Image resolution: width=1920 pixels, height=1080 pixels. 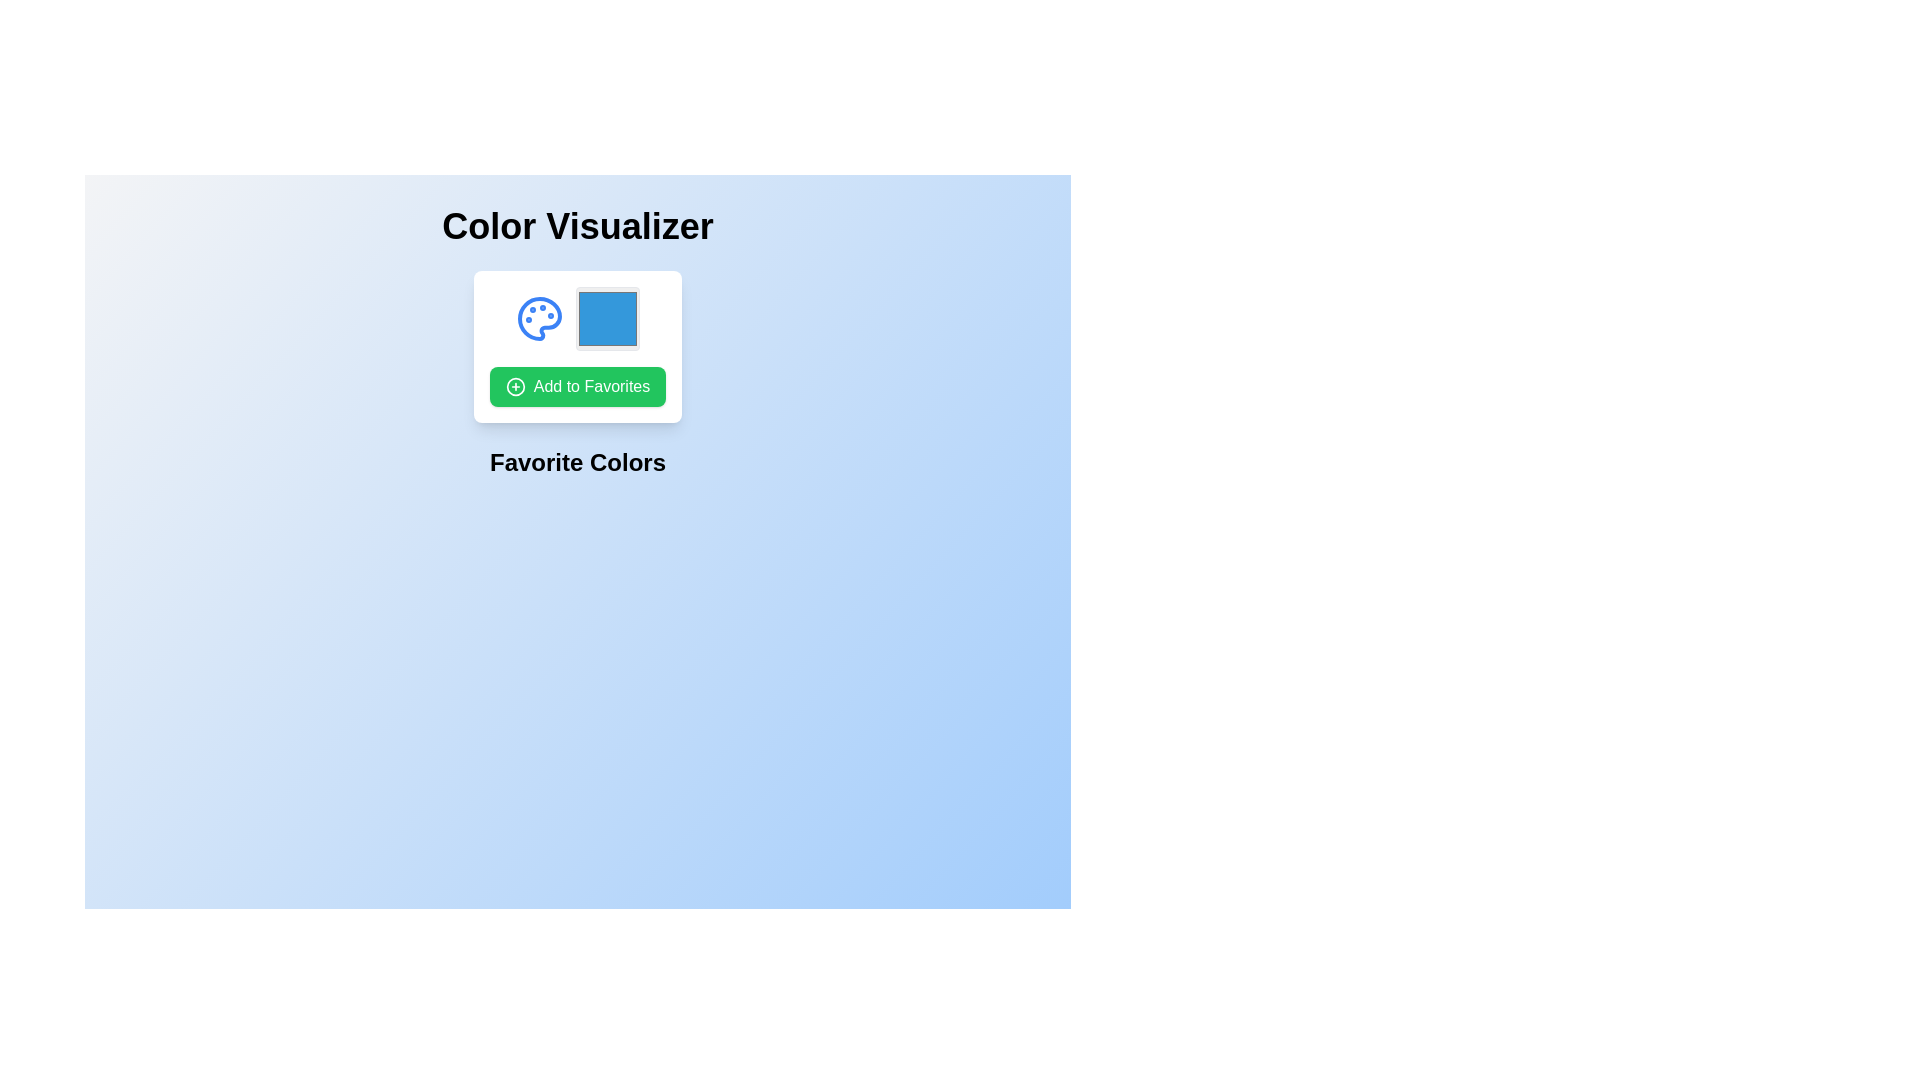 I want to click on the color display box with the color value '#3498db', so click(x=576, y=318).